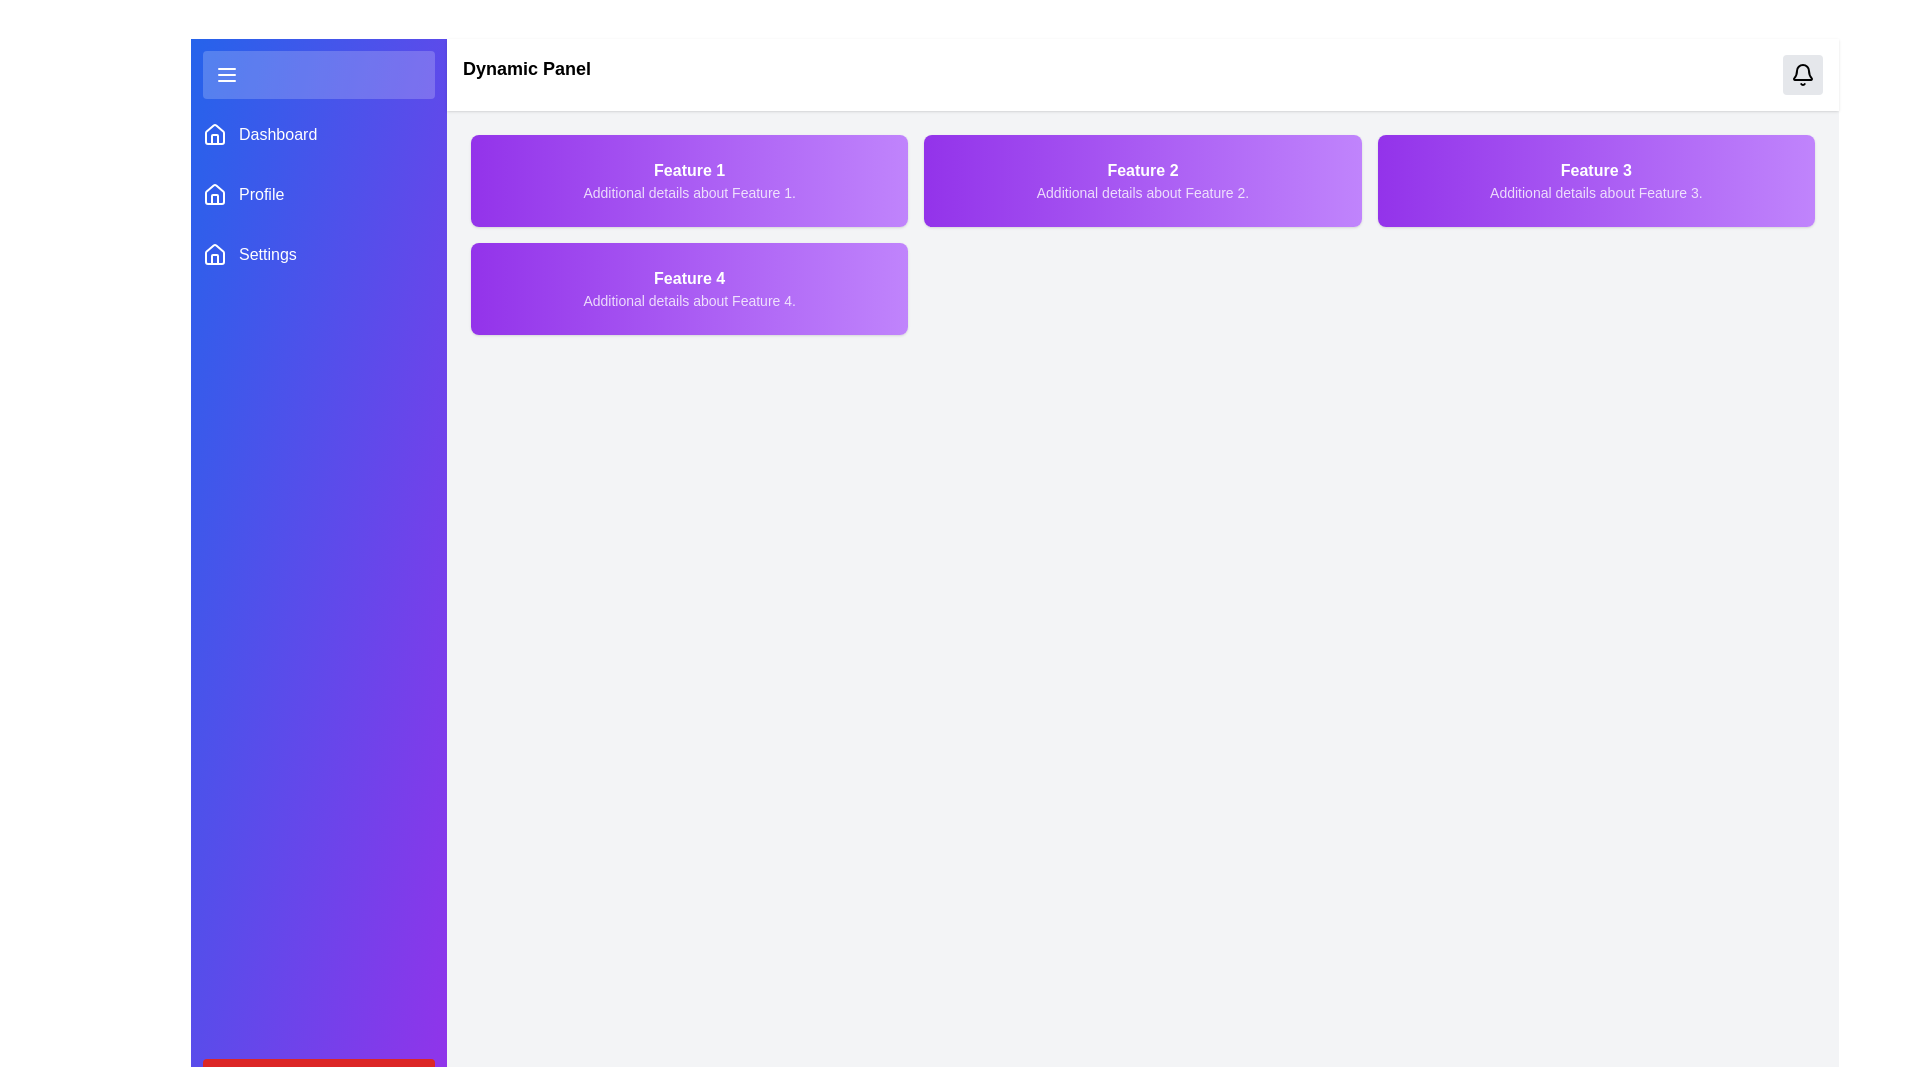  I want to click on the static text header at the top center of the interface, indicating the current section or context, so click(527, 73).